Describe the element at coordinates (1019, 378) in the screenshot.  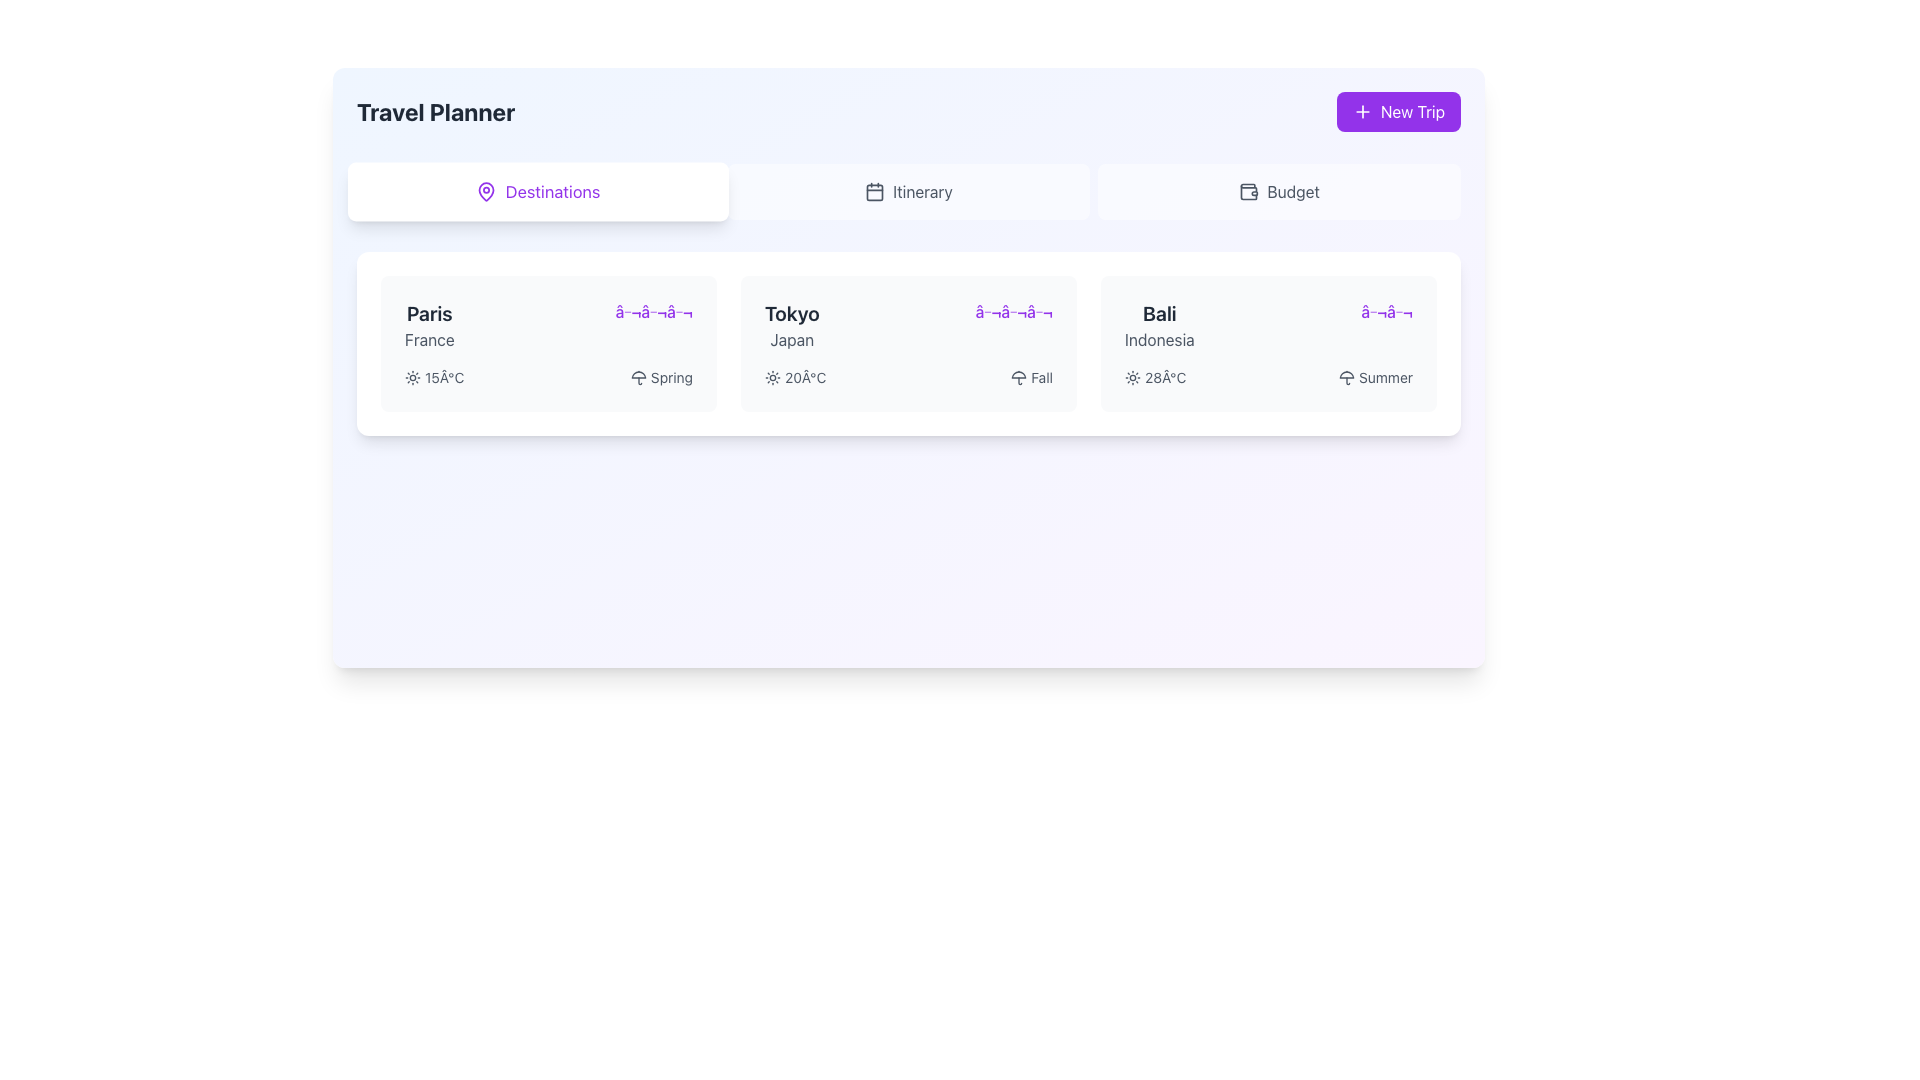
I see `the 'Fall' season icon located within the 'Tokyo' card, which is positioned directly to the left of the text 'Fall'` at that location.